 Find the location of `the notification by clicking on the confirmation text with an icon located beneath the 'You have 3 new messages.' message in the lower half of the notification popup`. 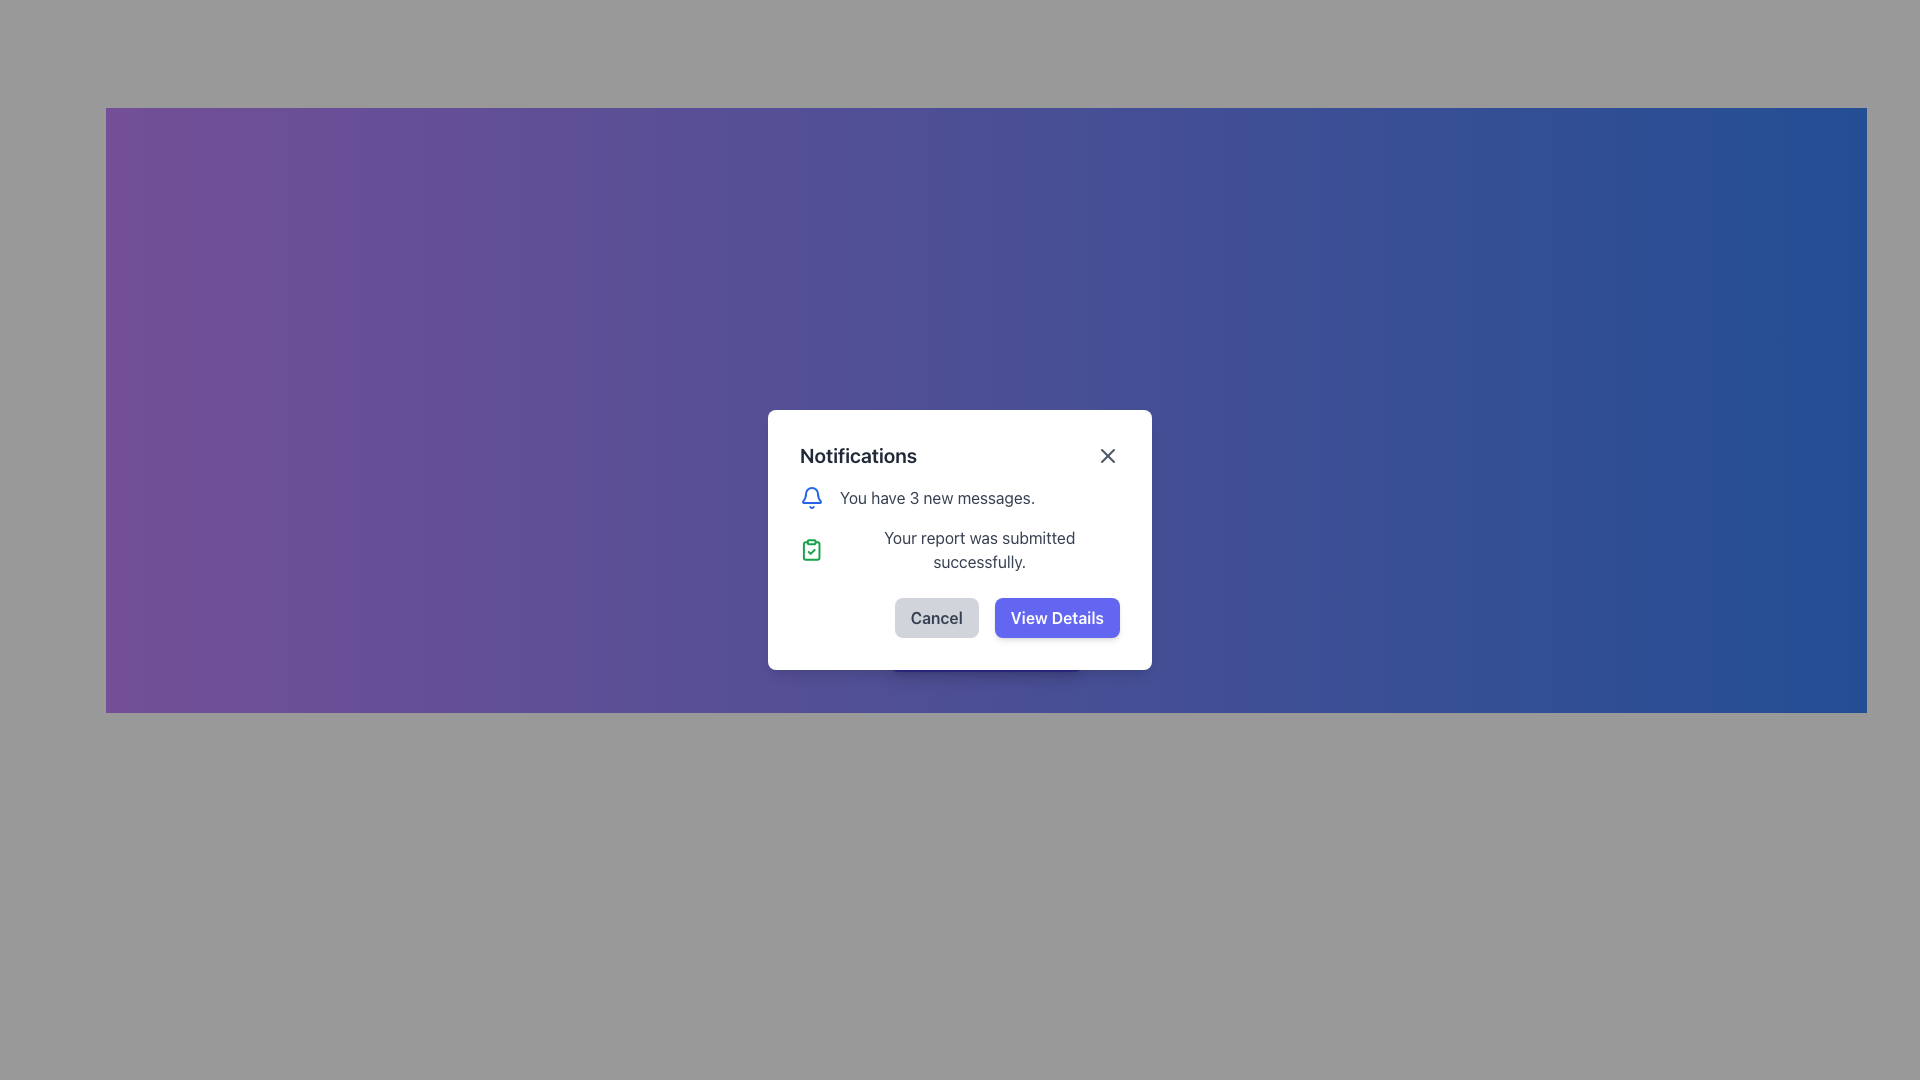

the notification by clicking on the confirmation text with an icon located beneath the 'You have 3 new messages.' message in the lower half of the notification popup is located at coordinates (960, 550).